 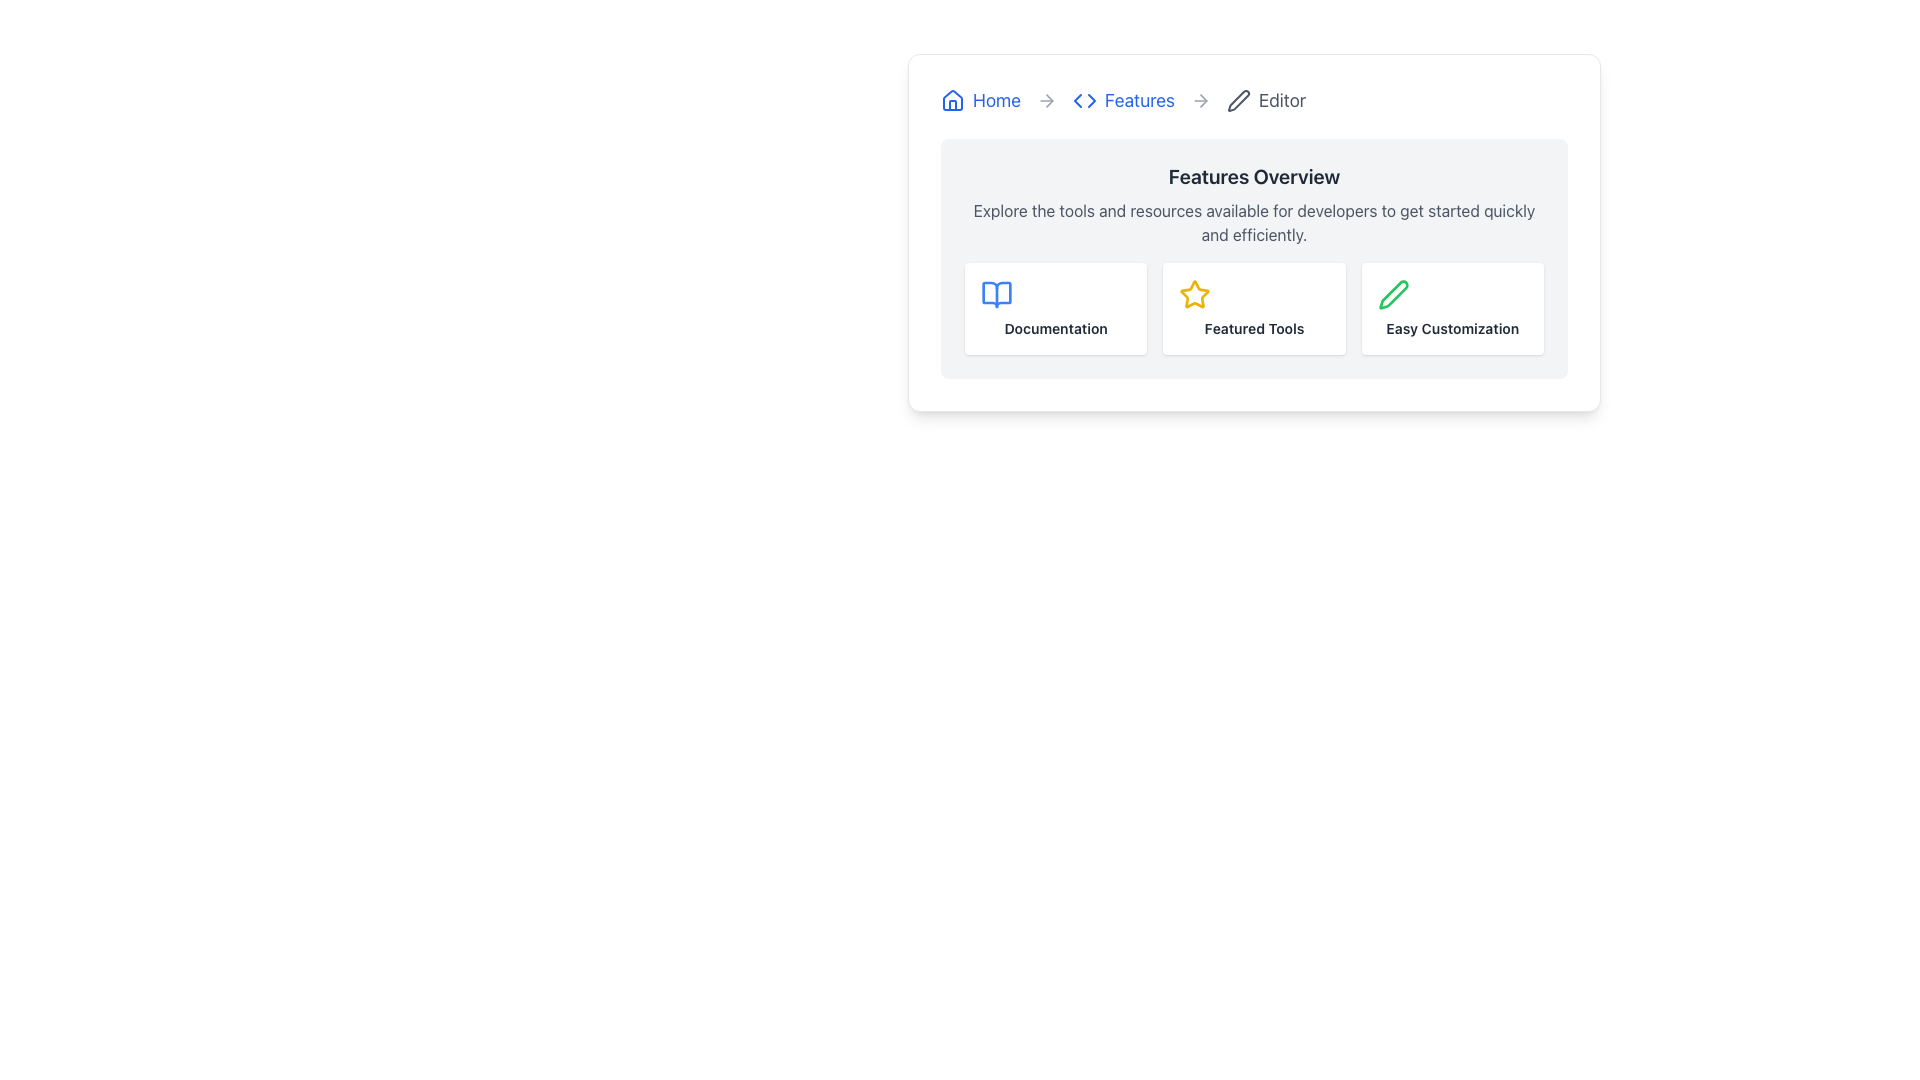 I want to click on the first interactive card located at the top-left corner of the grid layout, so click(x=1055, y=308).